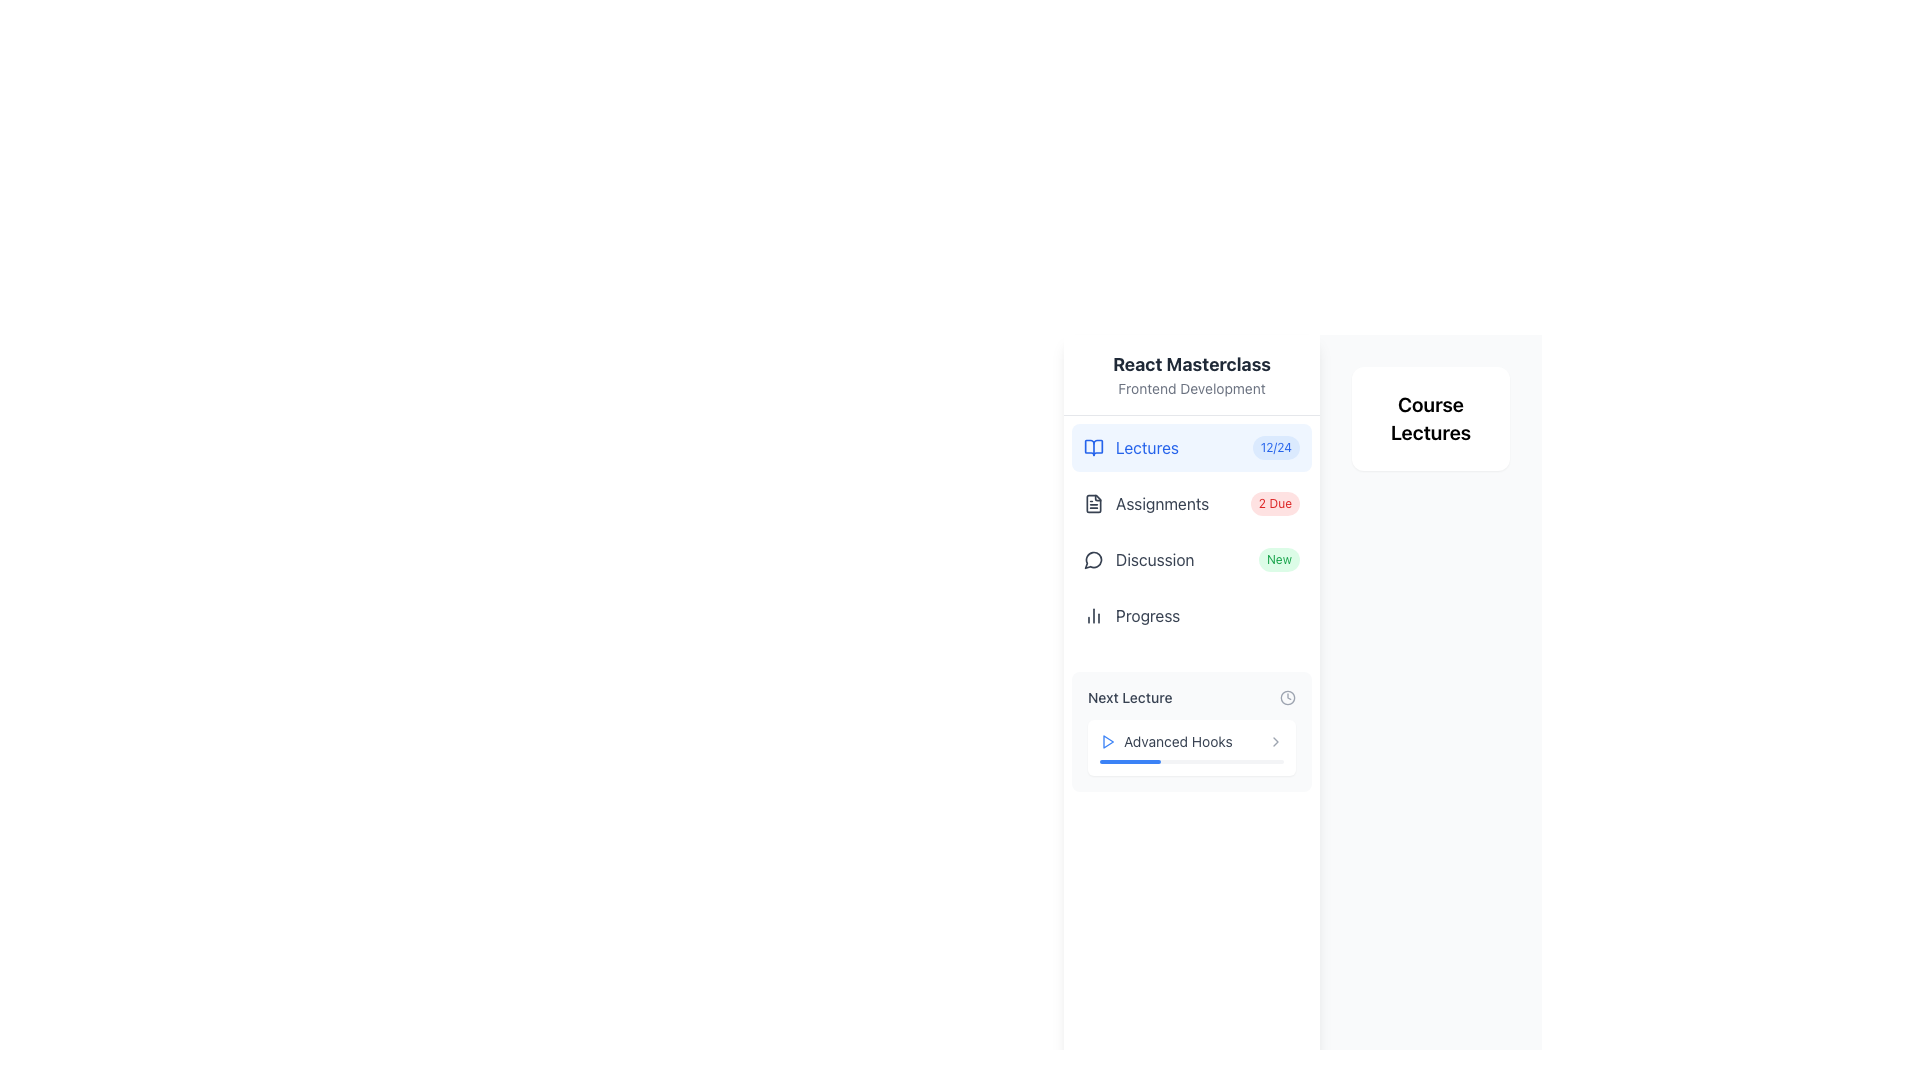  I want to click on the Text Header that displays the name and a short description of a course, located at the top of the sidebar section above 'Lectures' and 'Assignments', so click(1191, 374).